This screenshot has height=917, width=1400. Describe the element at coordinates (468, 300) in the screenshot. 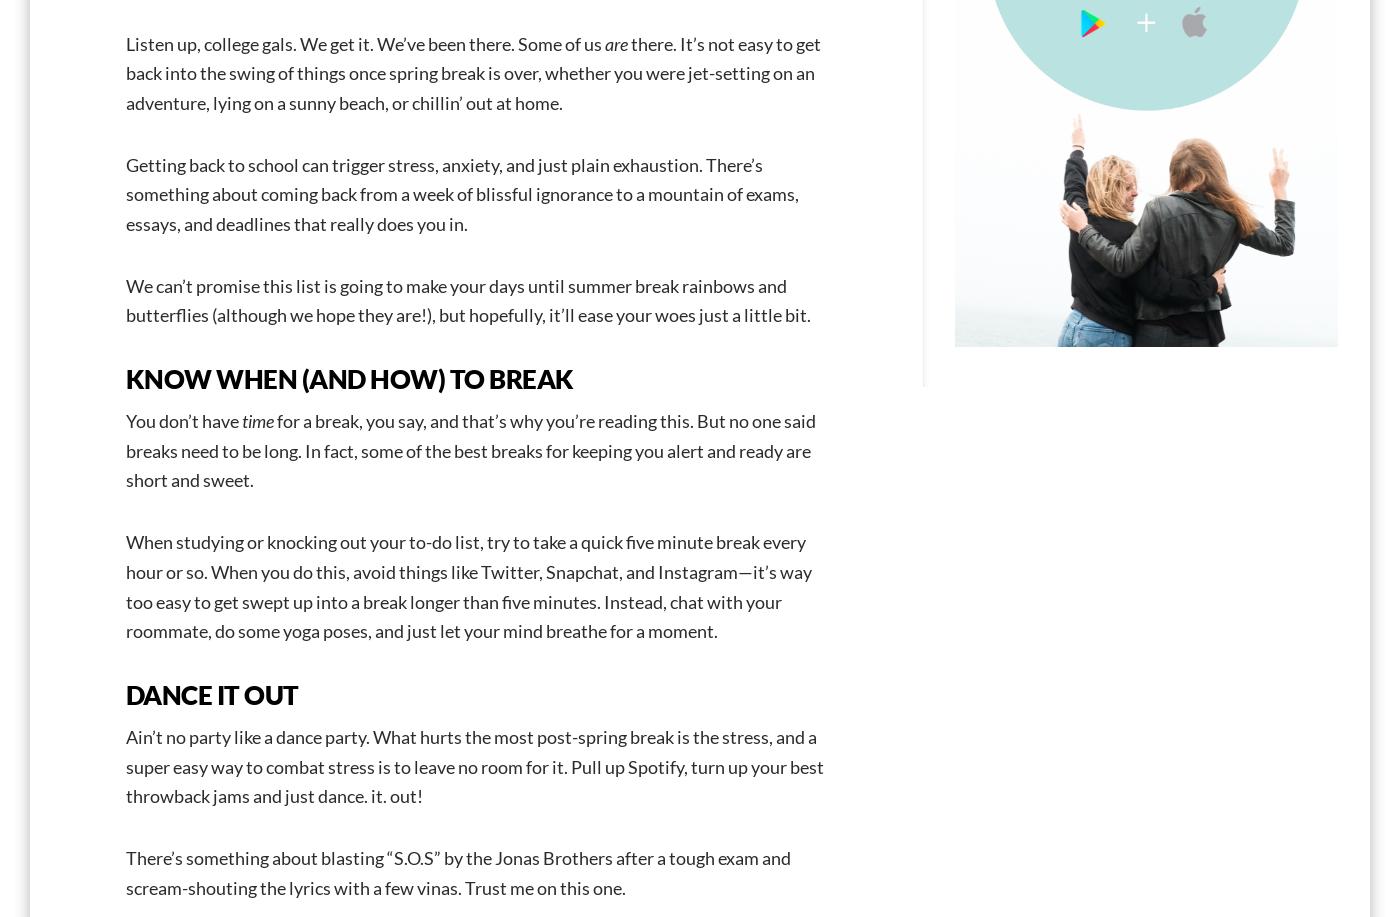

I see `'We can’t promise this list is going to make your days until summer break rainbows and butterflies (although we hope they are!), but hopefully, it’ll ease your woes just a little bit.'` at that location.